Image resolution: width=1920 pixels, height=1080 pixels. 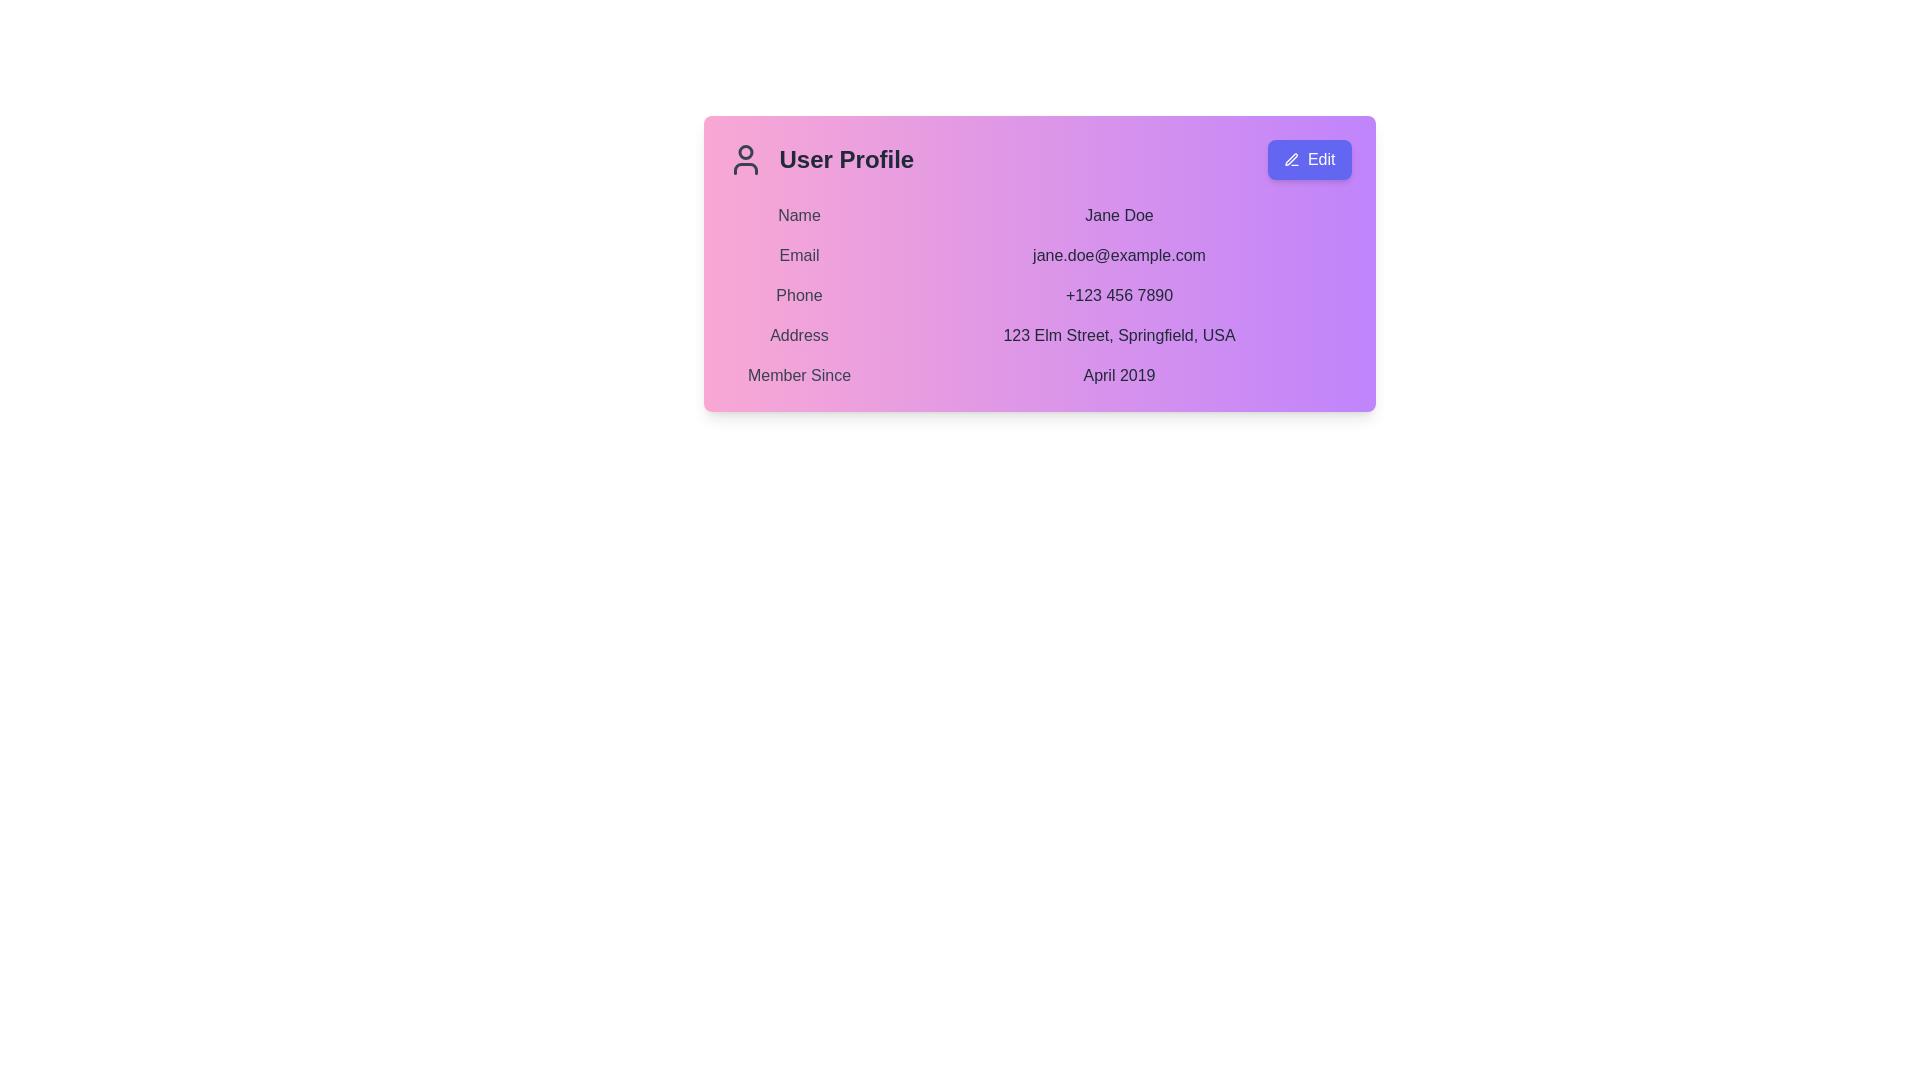 What do you see at coordinates (1291, 158) in the screenshot?
I see `the pen icon on the Edit button located at the top-right corner of the user profile card` at bounding box center [1291, 158].